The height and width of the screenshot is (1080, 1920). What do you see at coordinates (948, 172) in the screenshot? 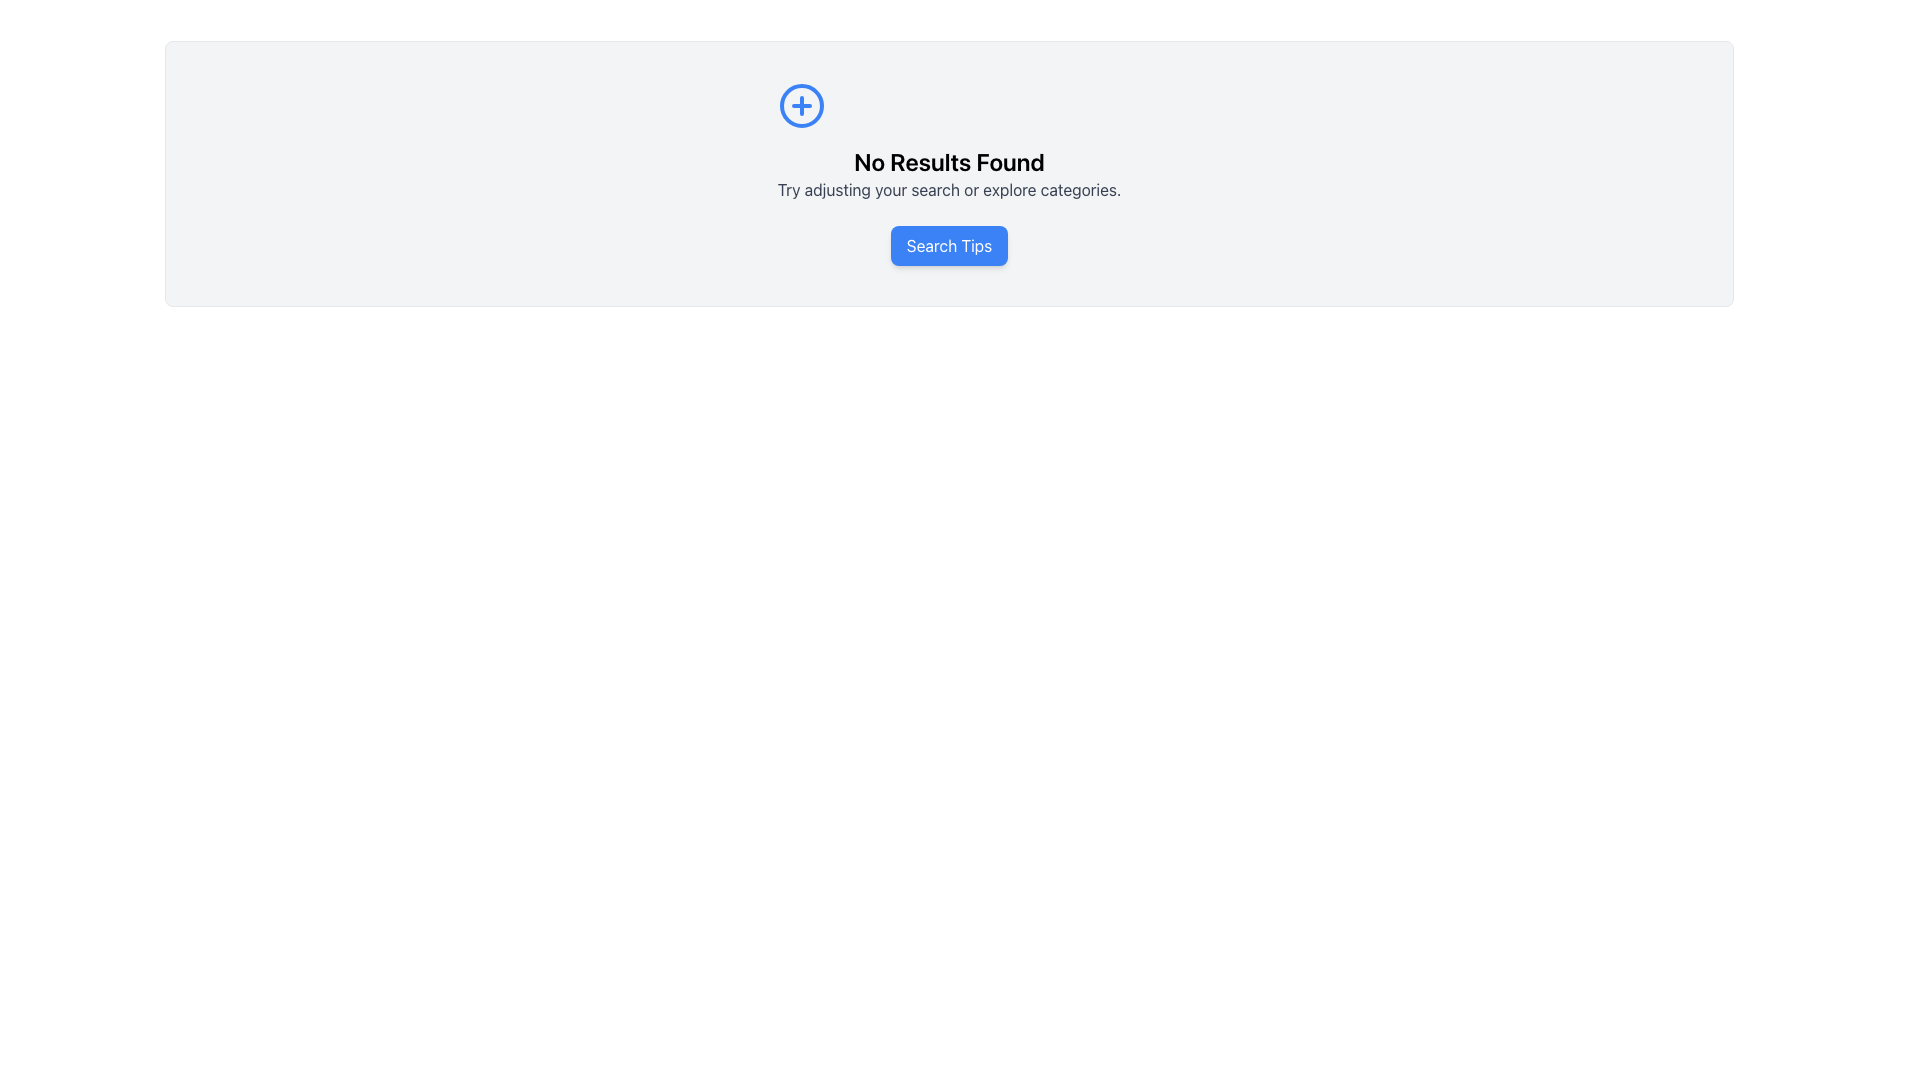
I see `the notification message text block that informs the user about no search results found, located centrally in the panel` at bounding box center [948, 172].